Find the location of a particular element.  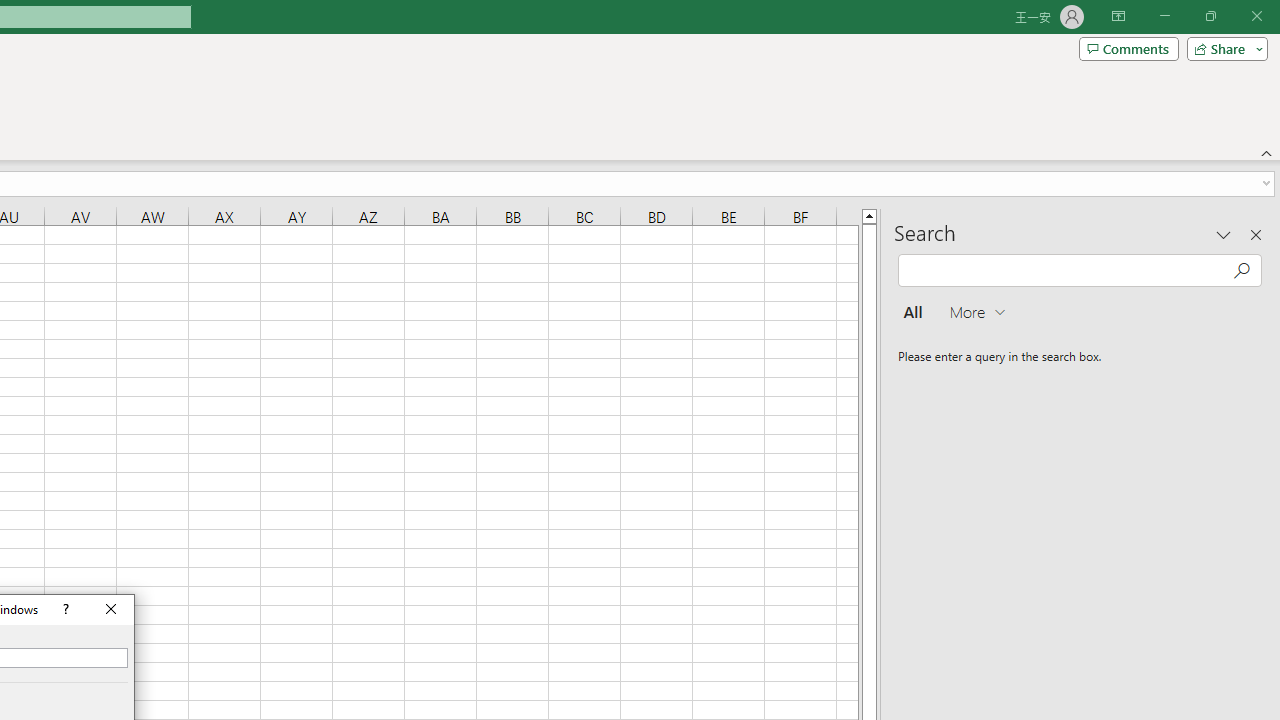

'Context help' is located at coordinates (64, 608).